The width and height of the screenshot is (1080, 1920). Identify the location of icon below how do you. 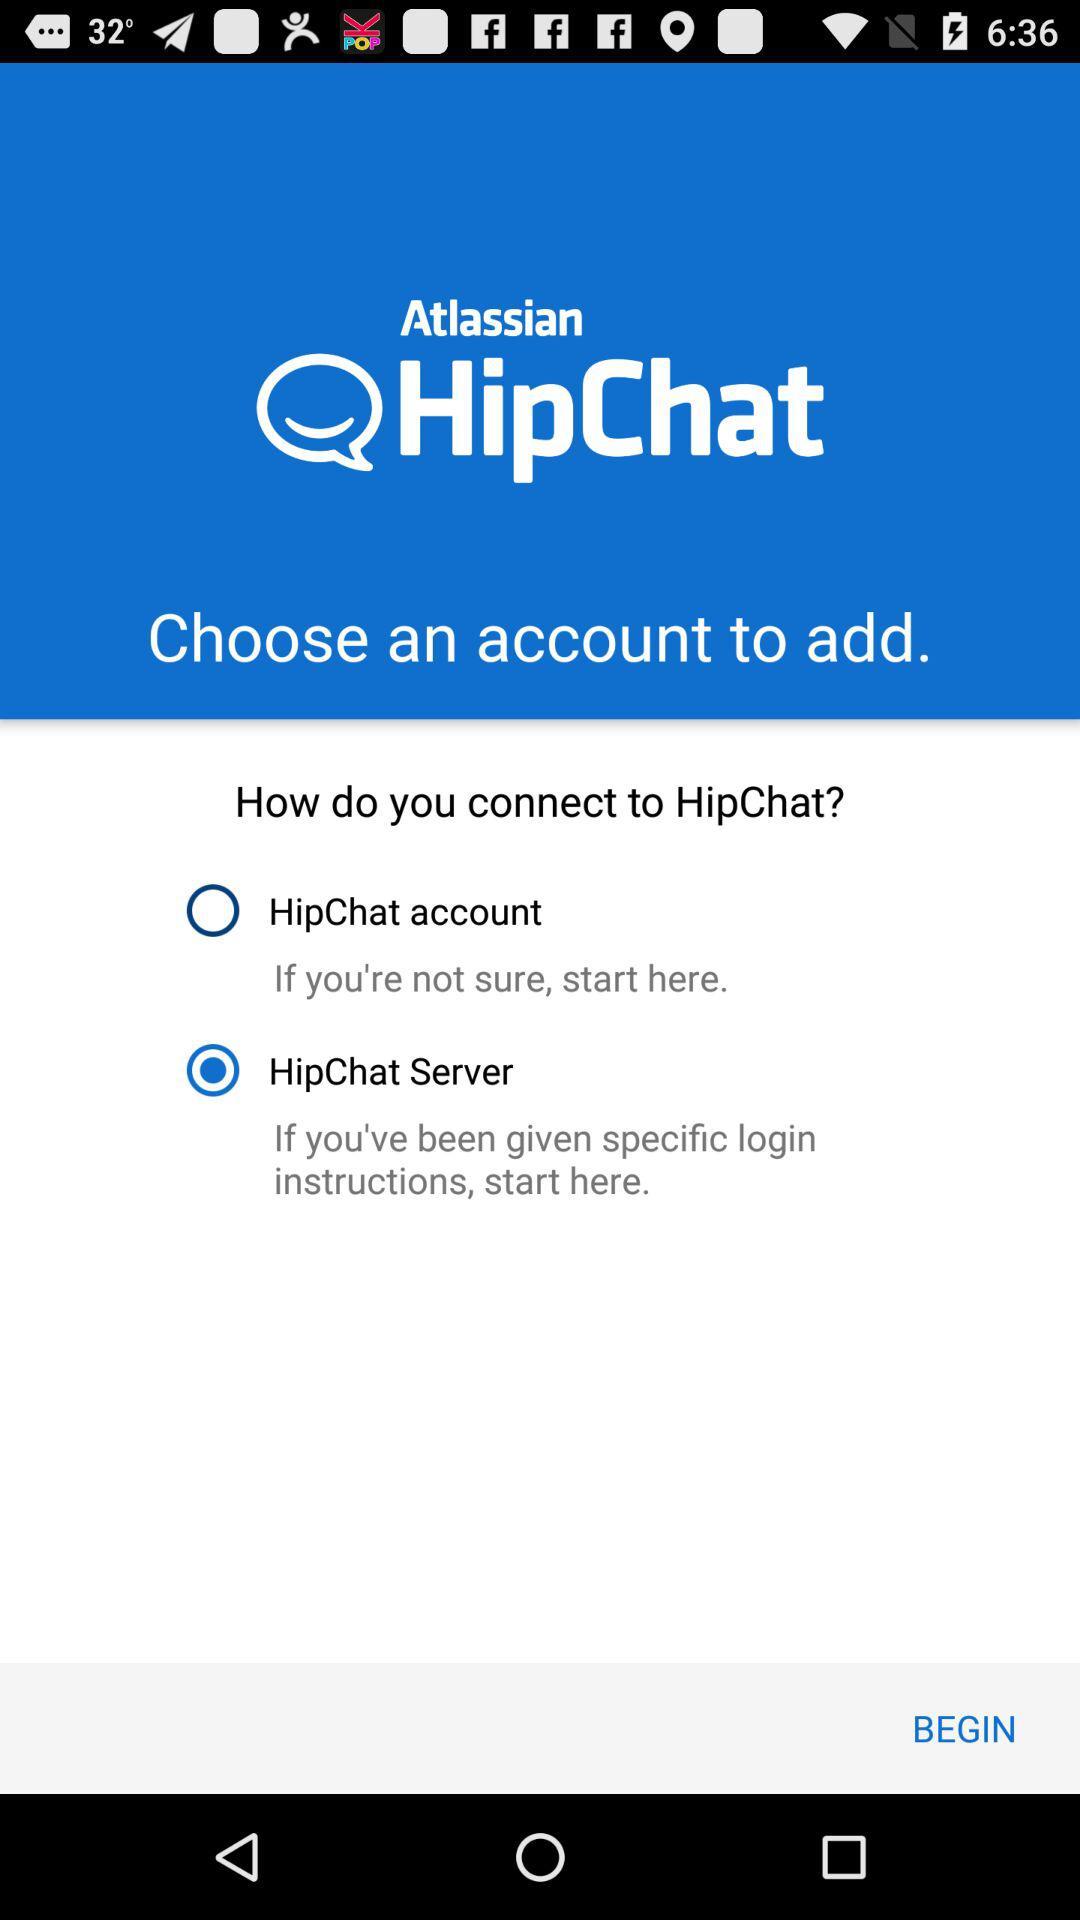
(363, 909).